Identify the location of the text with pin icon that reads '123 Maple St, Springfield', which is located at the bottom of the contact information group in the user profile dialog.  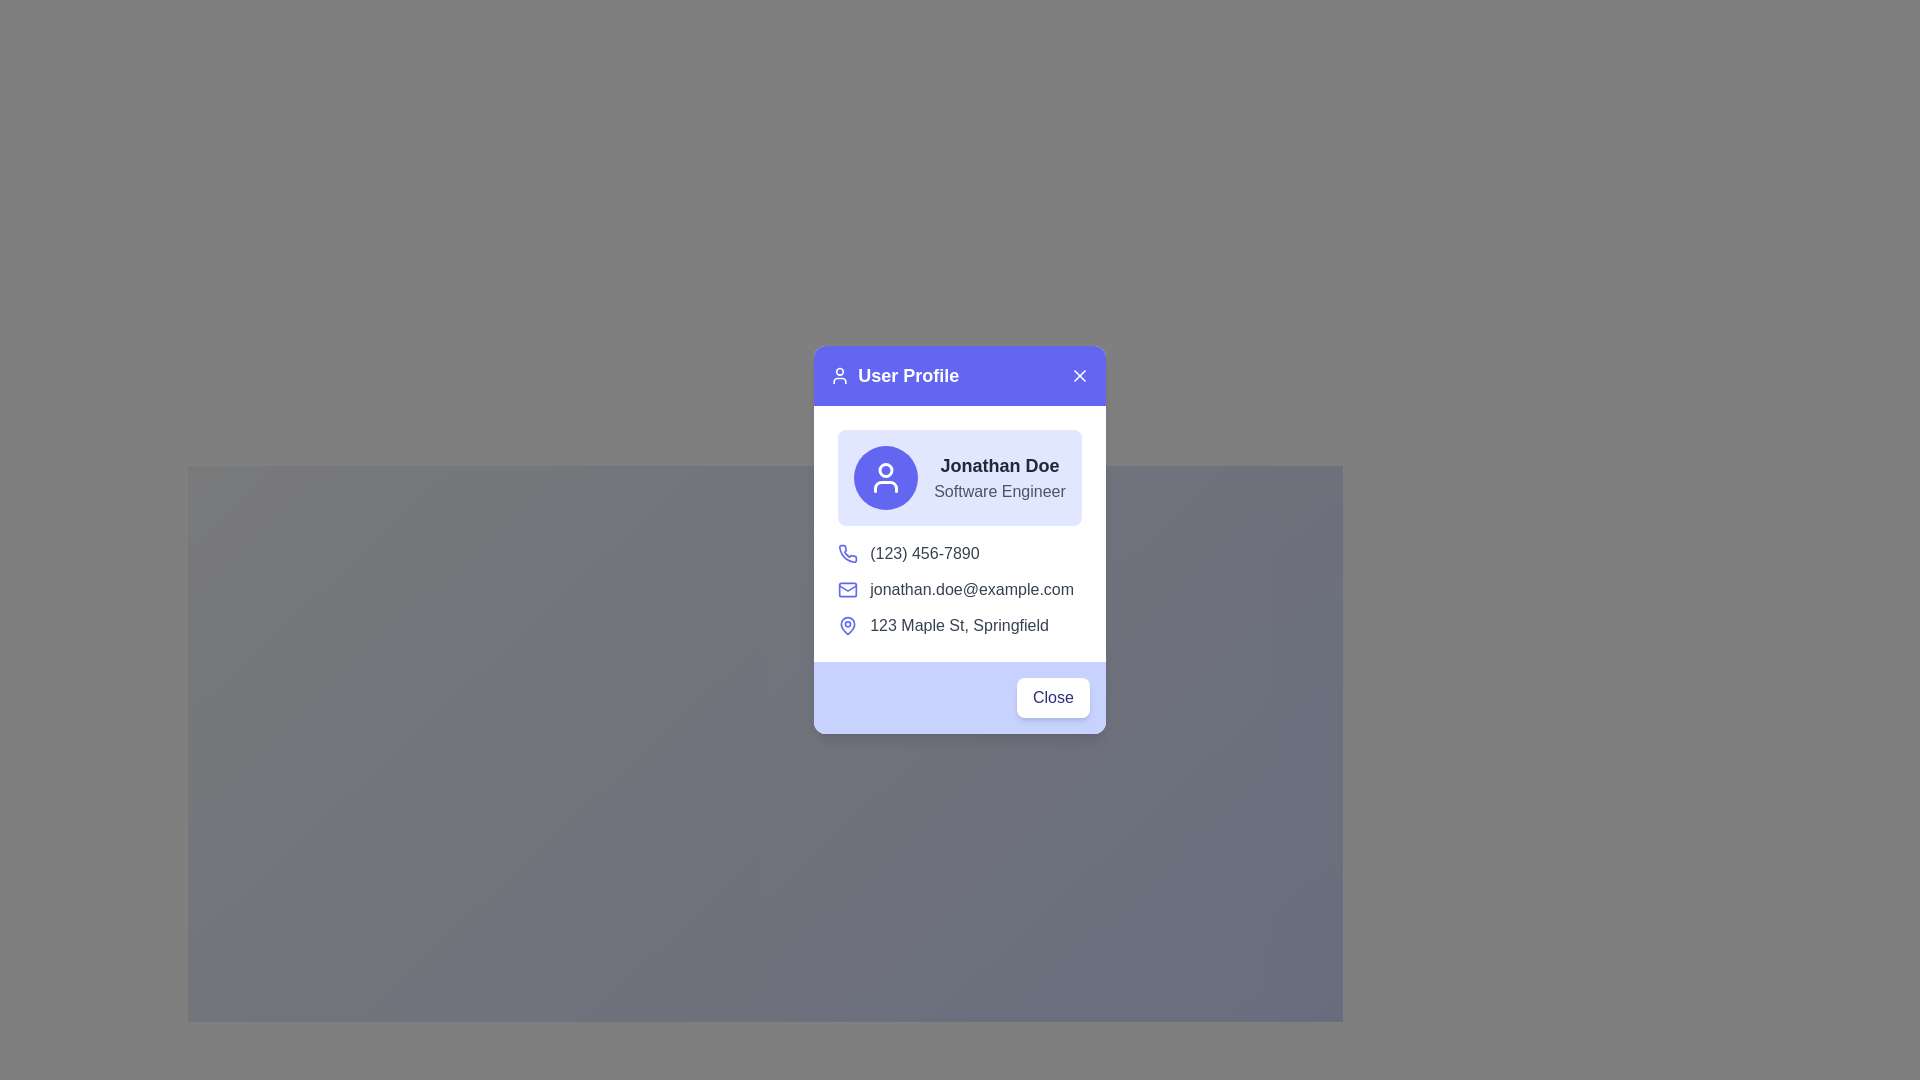
(960, 624).